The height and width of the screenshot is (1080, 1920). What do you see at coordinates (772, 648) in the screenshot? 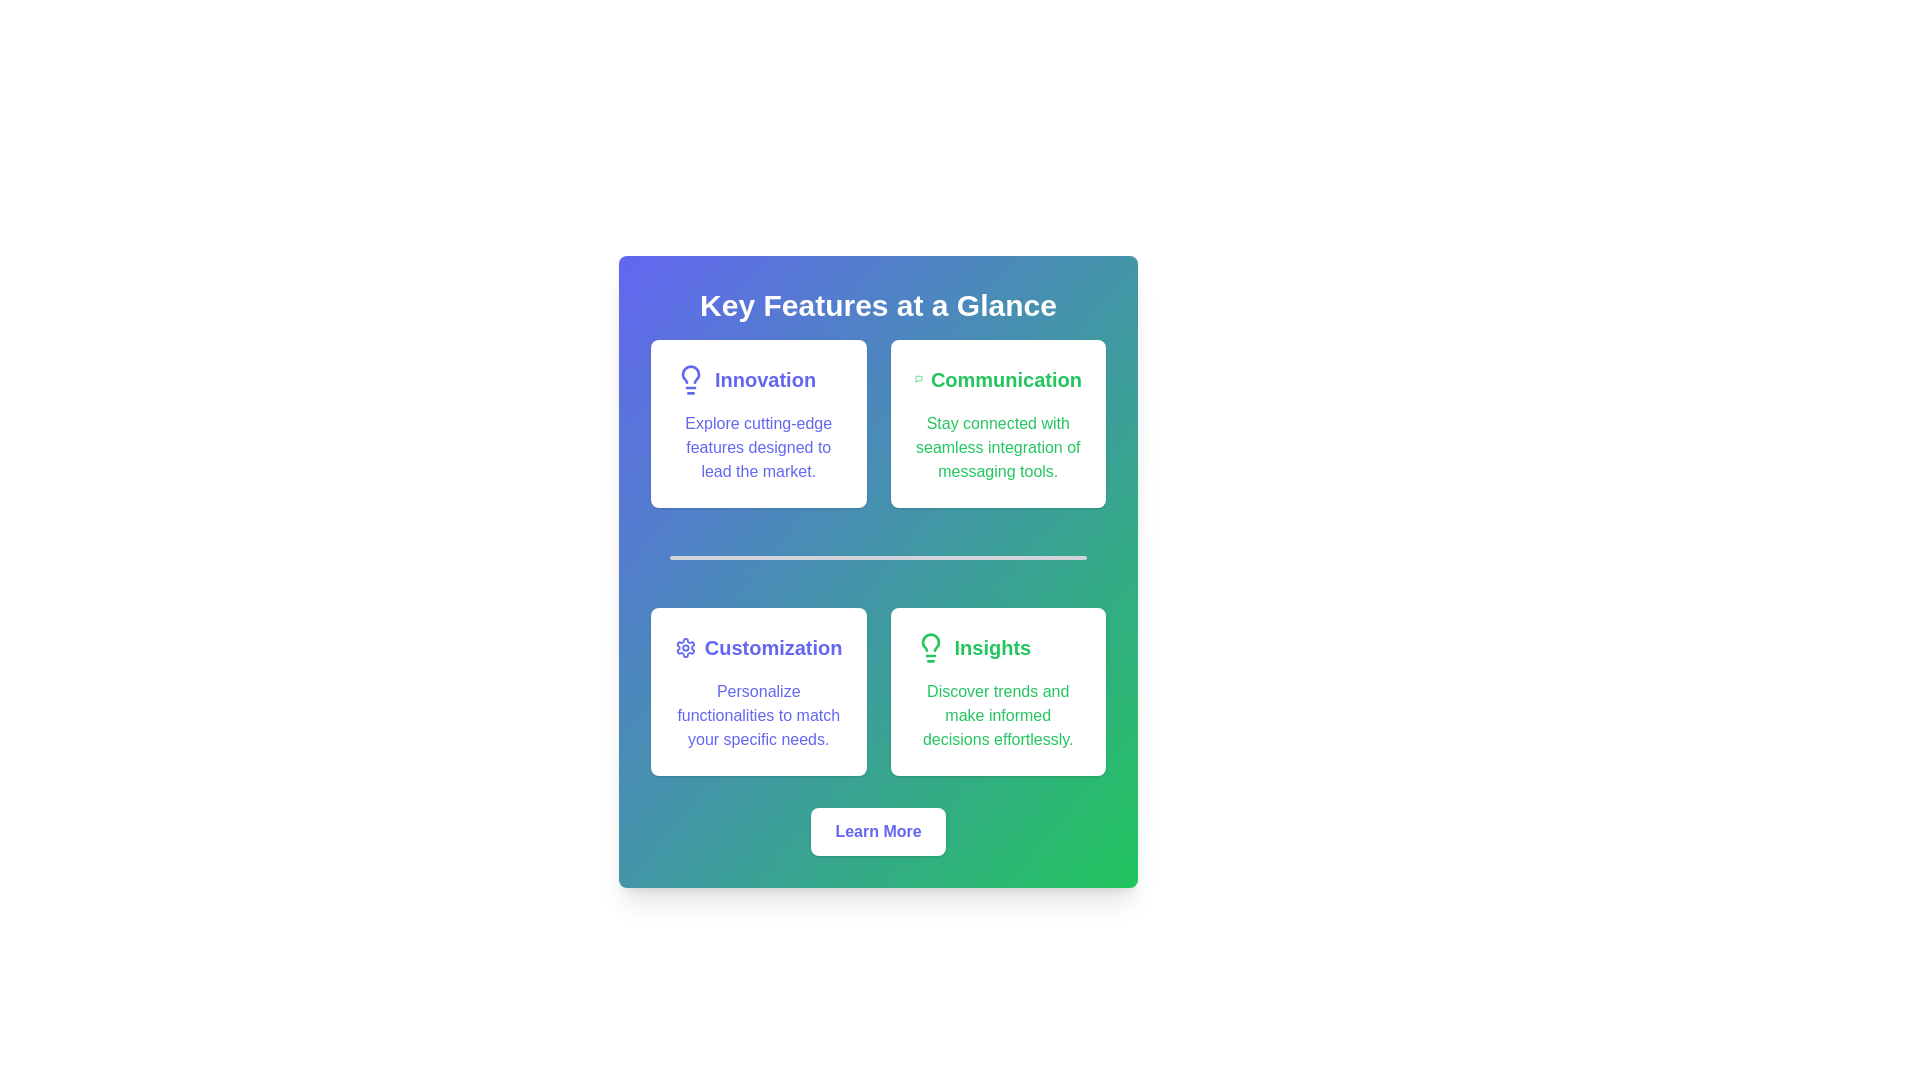
I see `the Text label that acts as a title for the associated feature description in the second card of the lower row among four feature cards` at bounding box center [772, 648].